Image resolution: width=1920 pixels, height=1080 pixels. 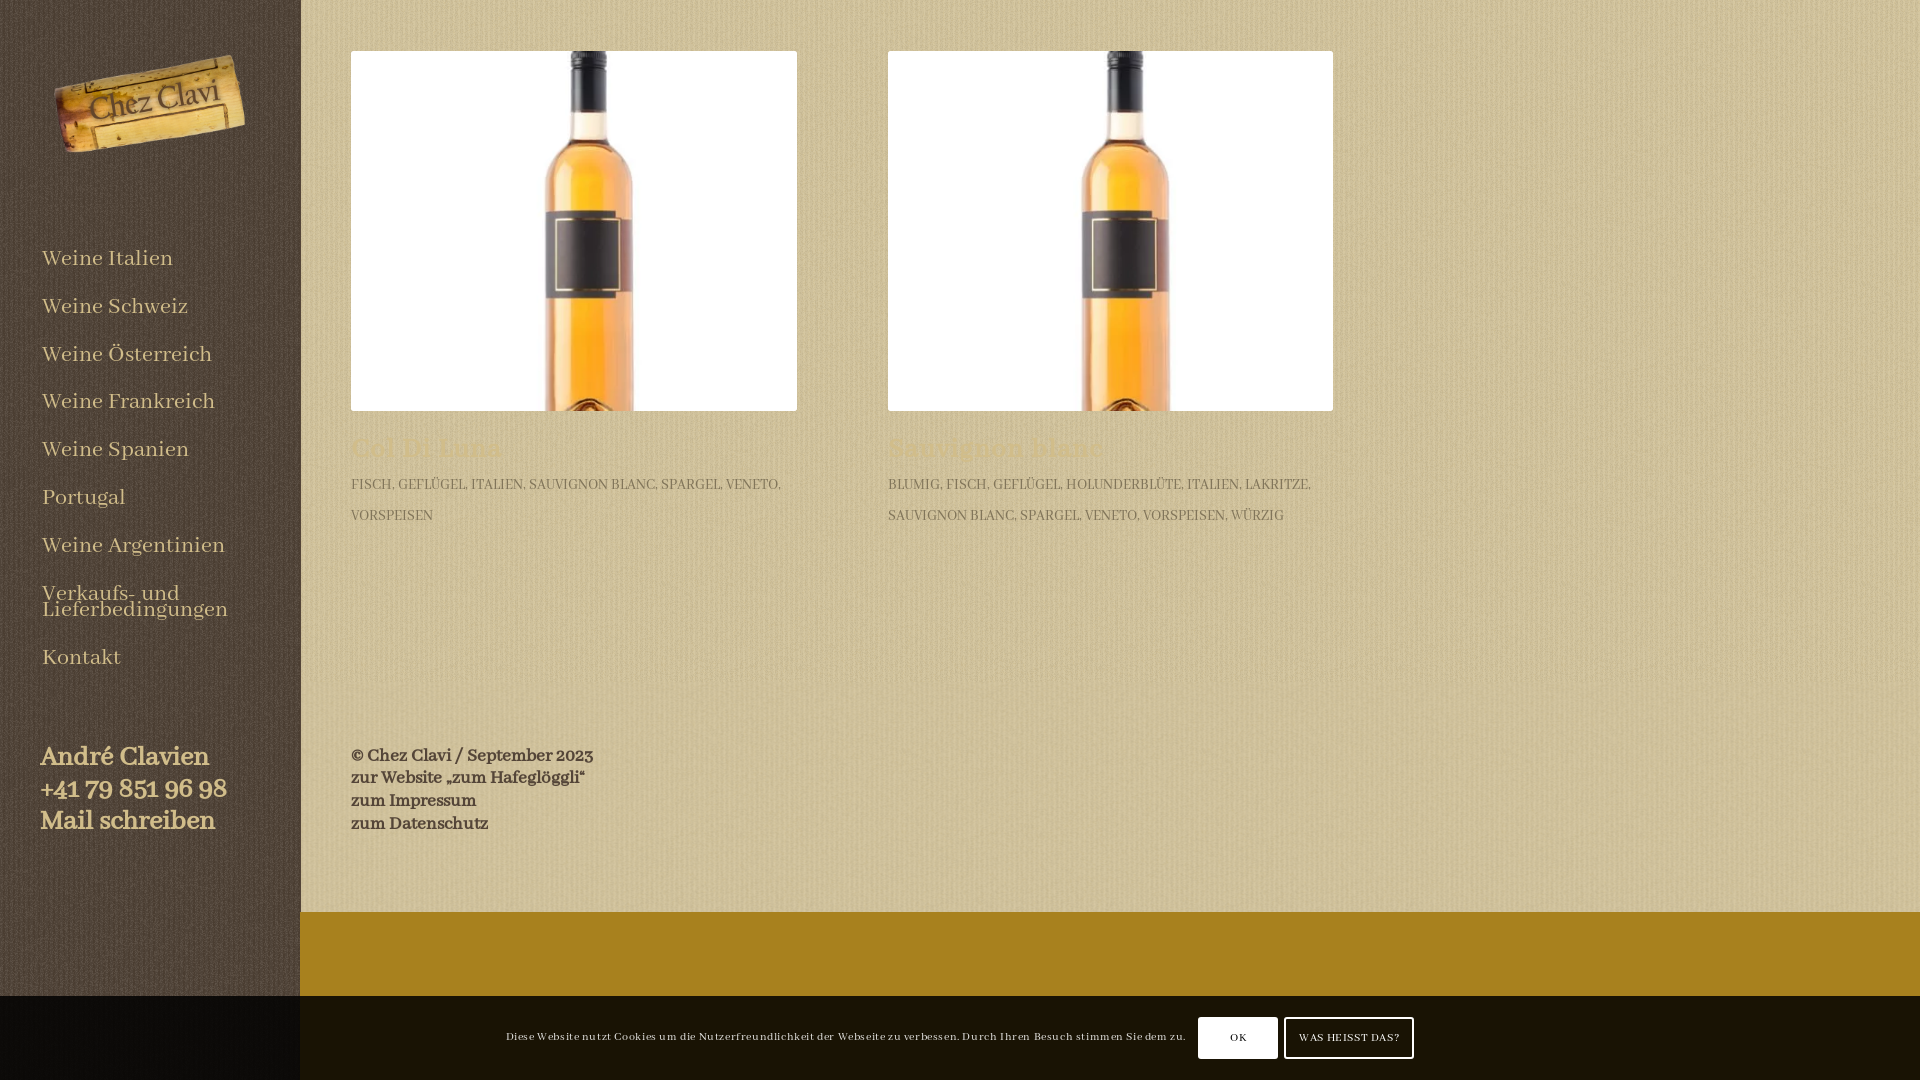 I want to click on 'Mail schreiben', so click(x=126, y=821).